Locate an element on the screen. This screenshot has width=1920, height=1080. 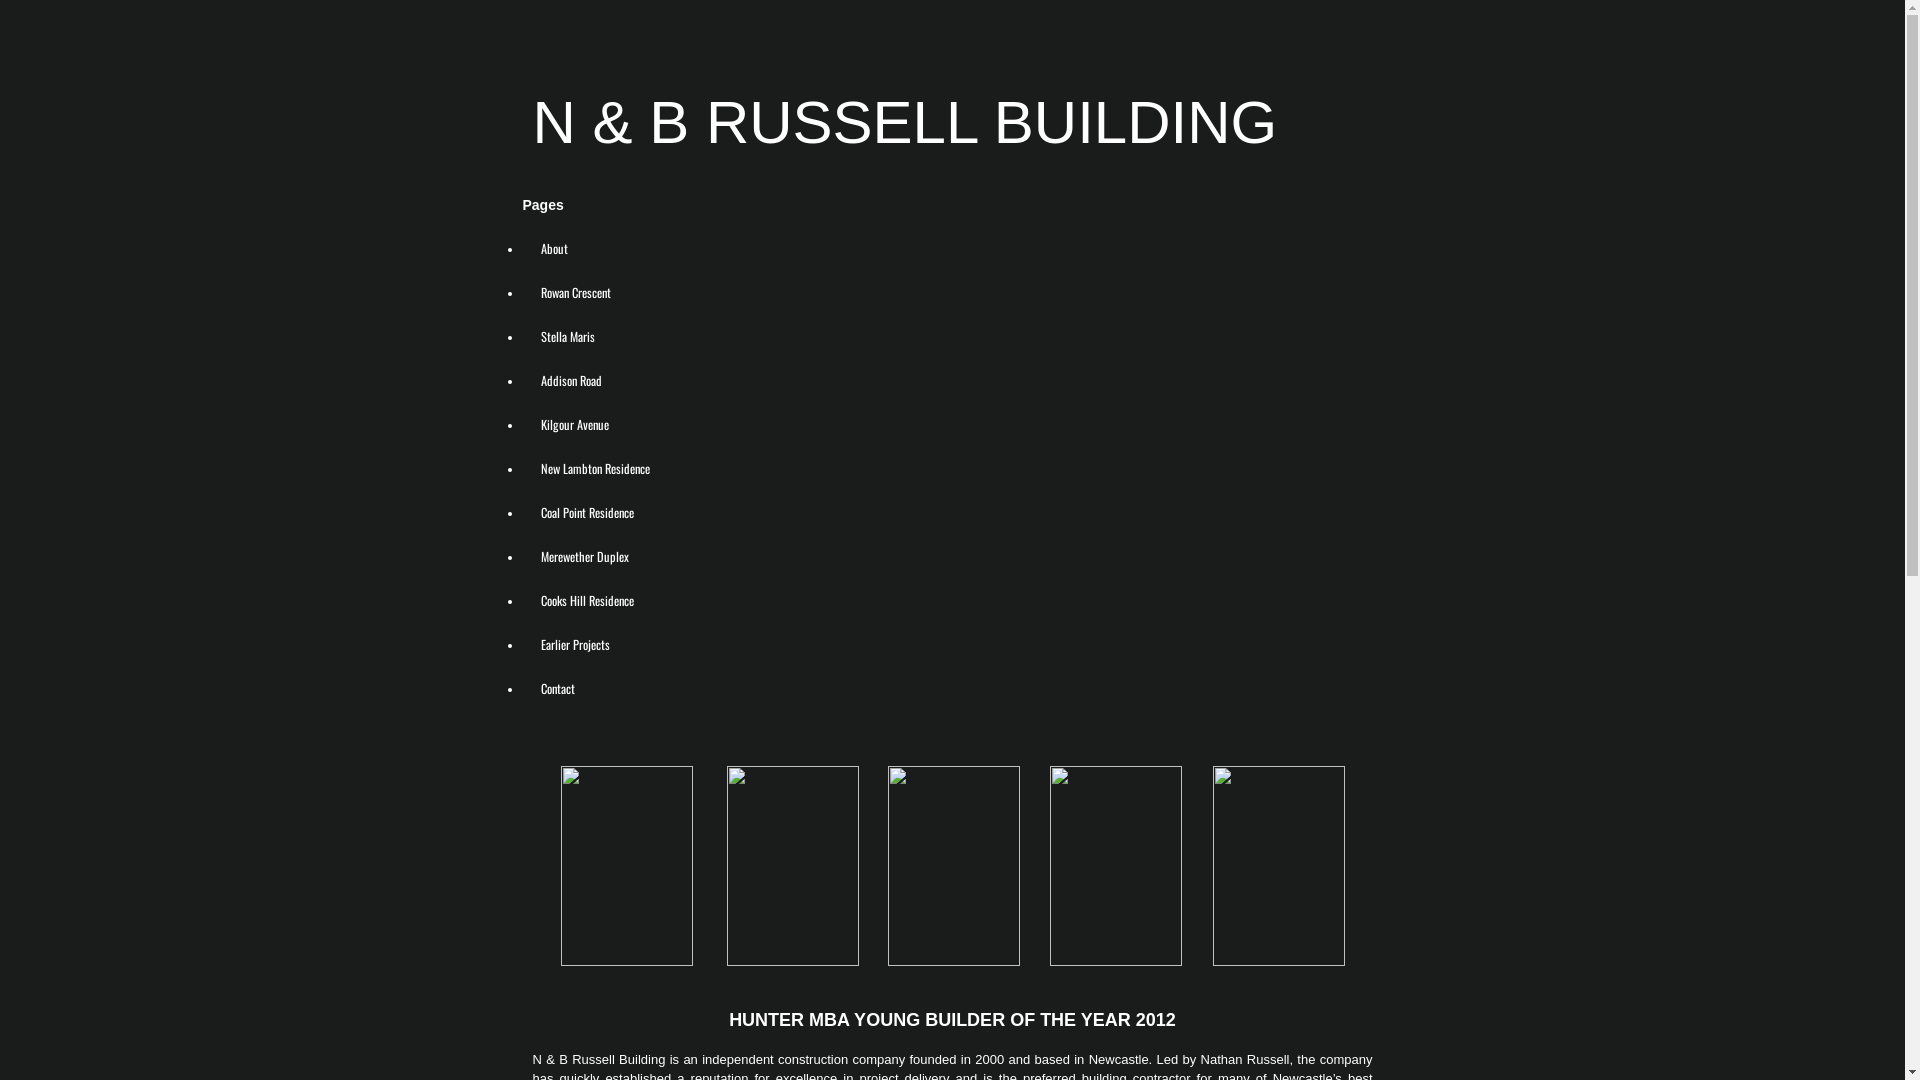
'Cooks Hill Residence' is located at coordinates (586, 599).